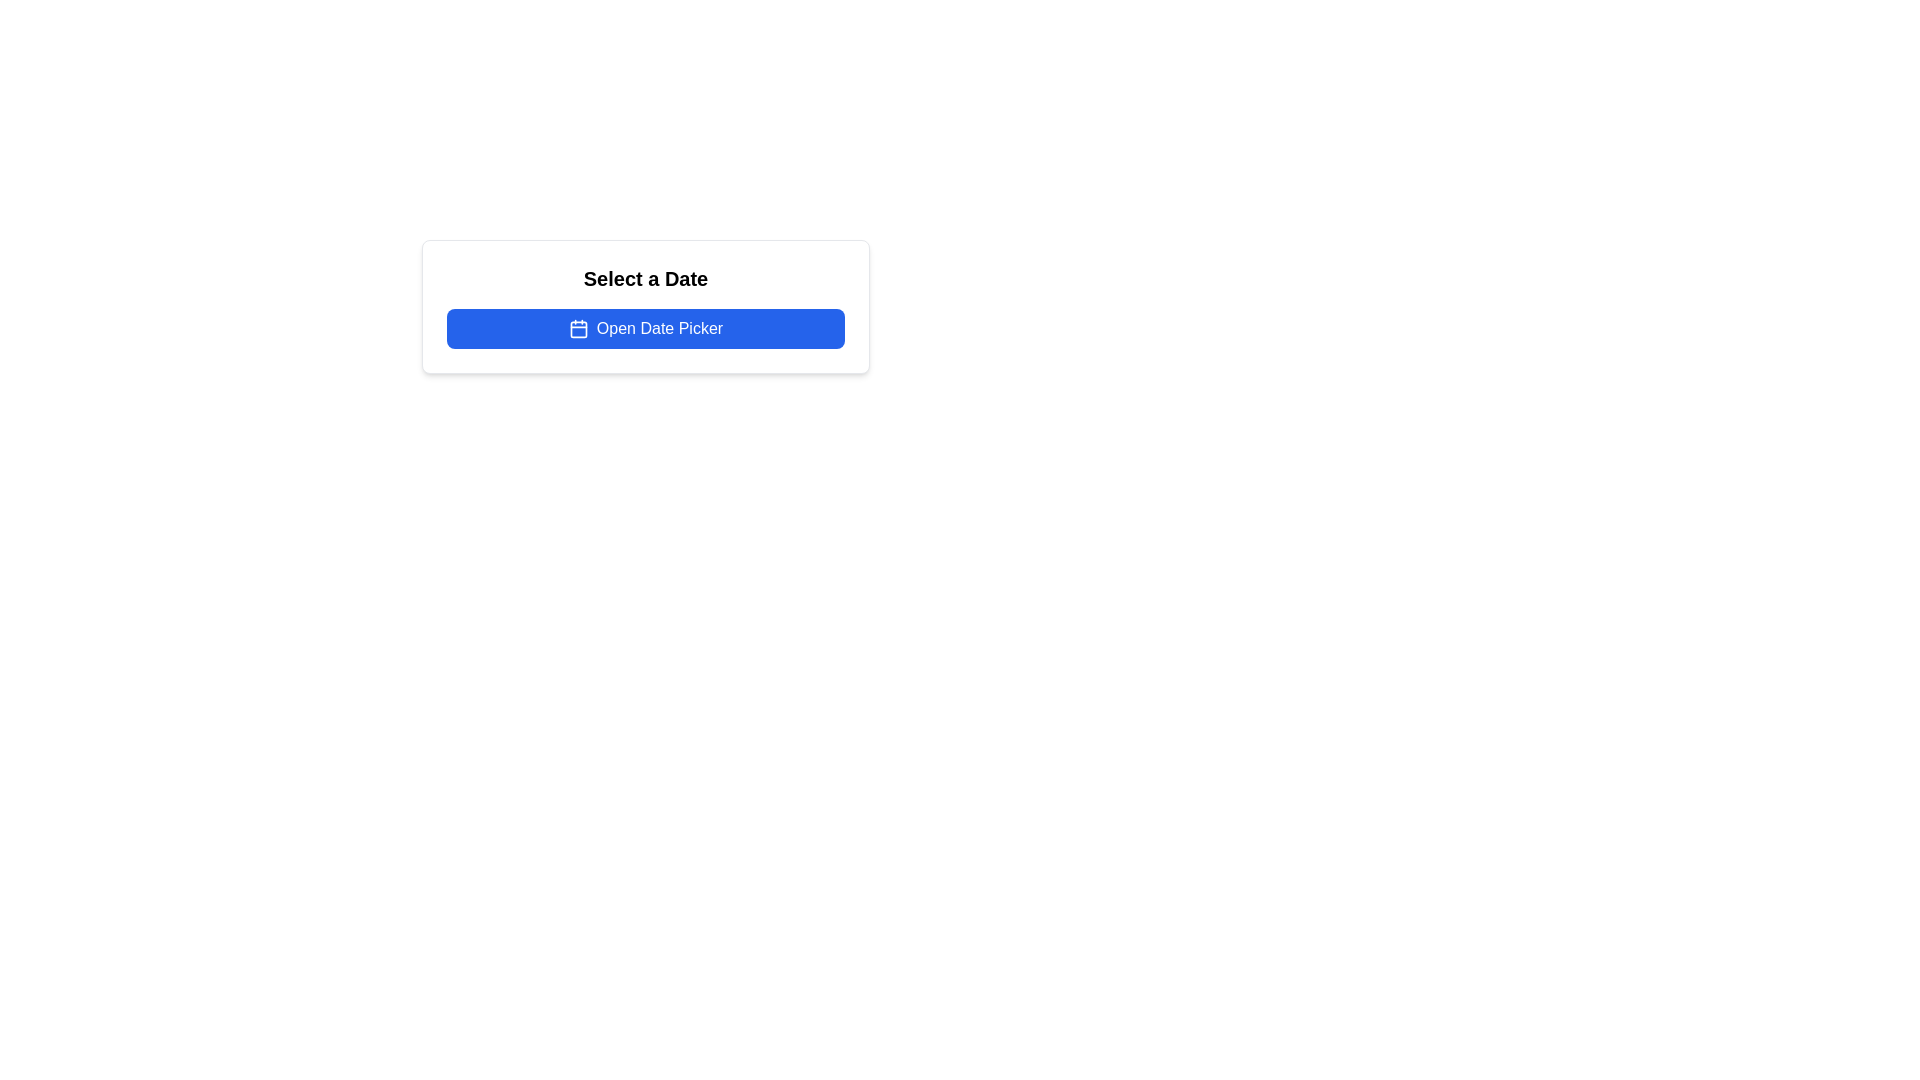 Image resolution: width=1920 pixels, height=1080 pixels. Describe the element at coordinates (646, 327) in the screenshot. I see `keyboard navigation` at that location.